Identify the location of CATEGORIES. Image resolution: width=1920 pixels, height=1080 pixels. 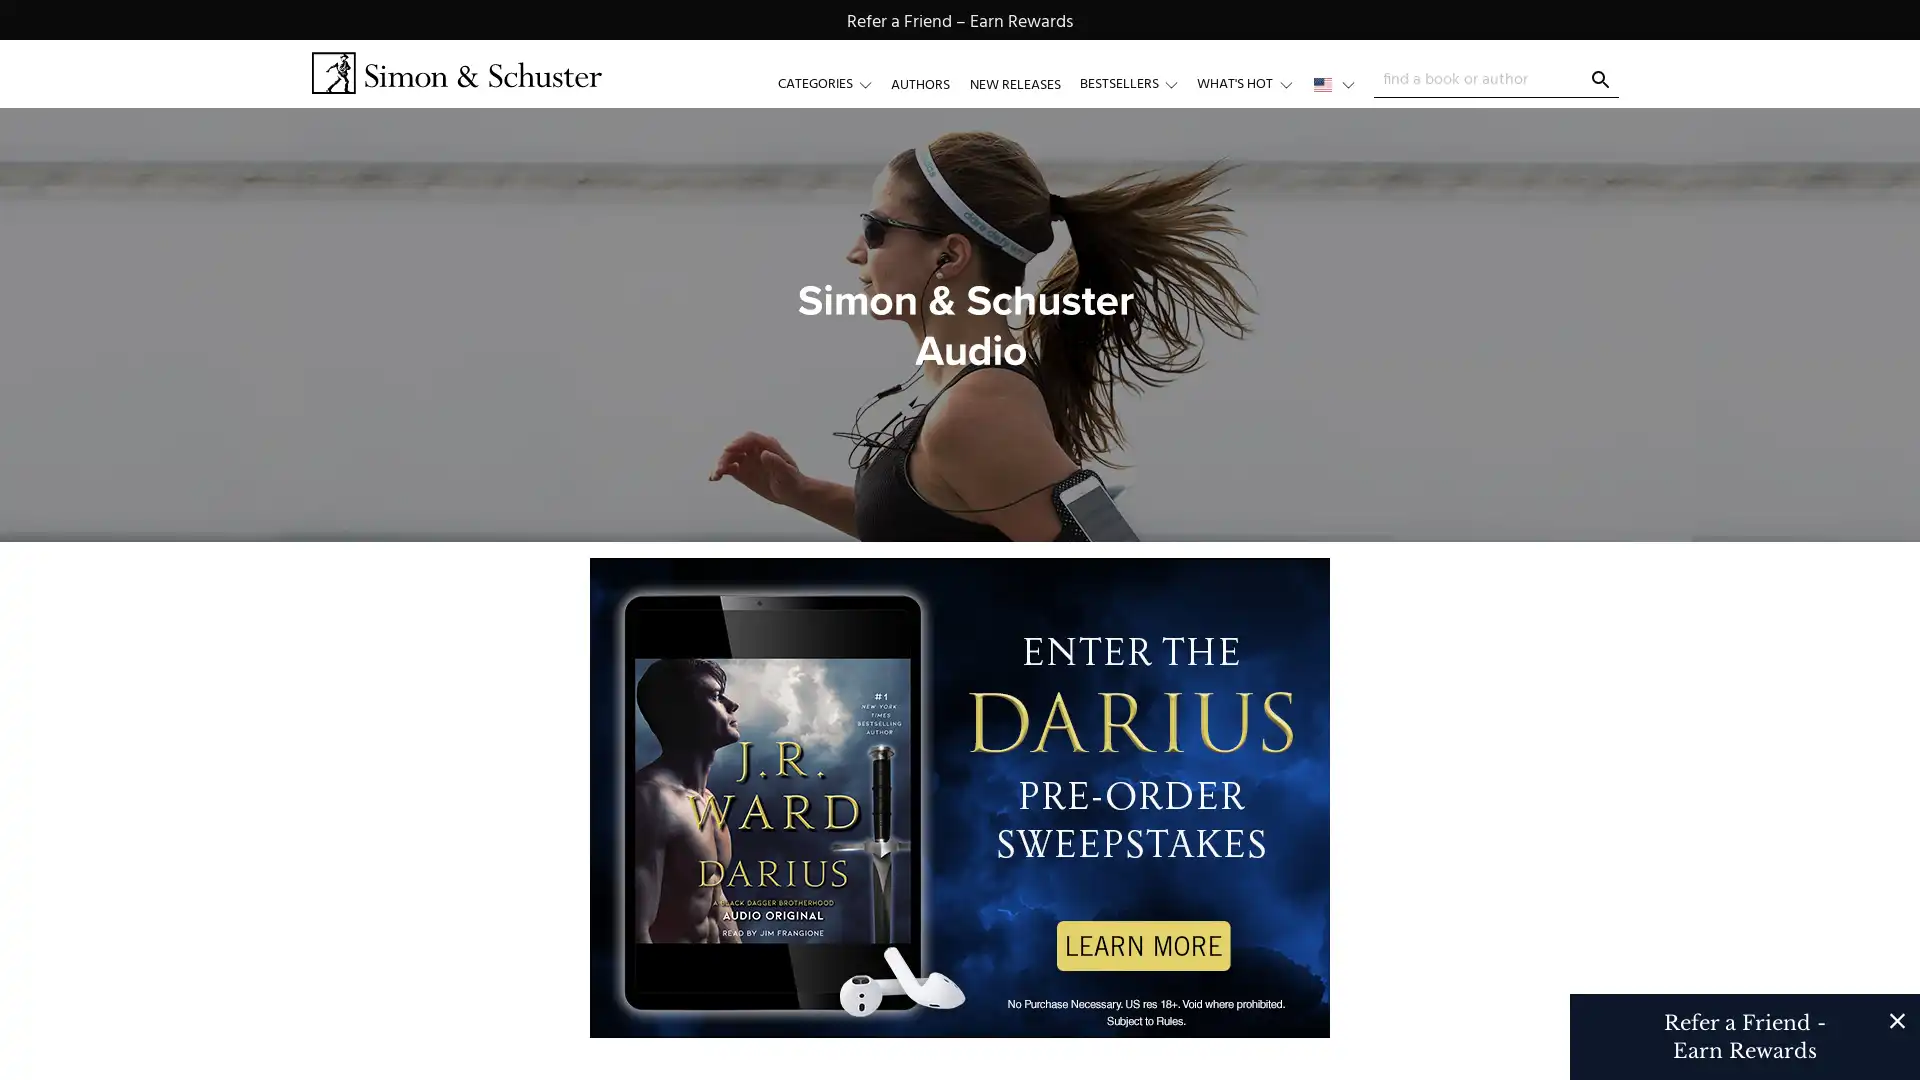
(834, 83).